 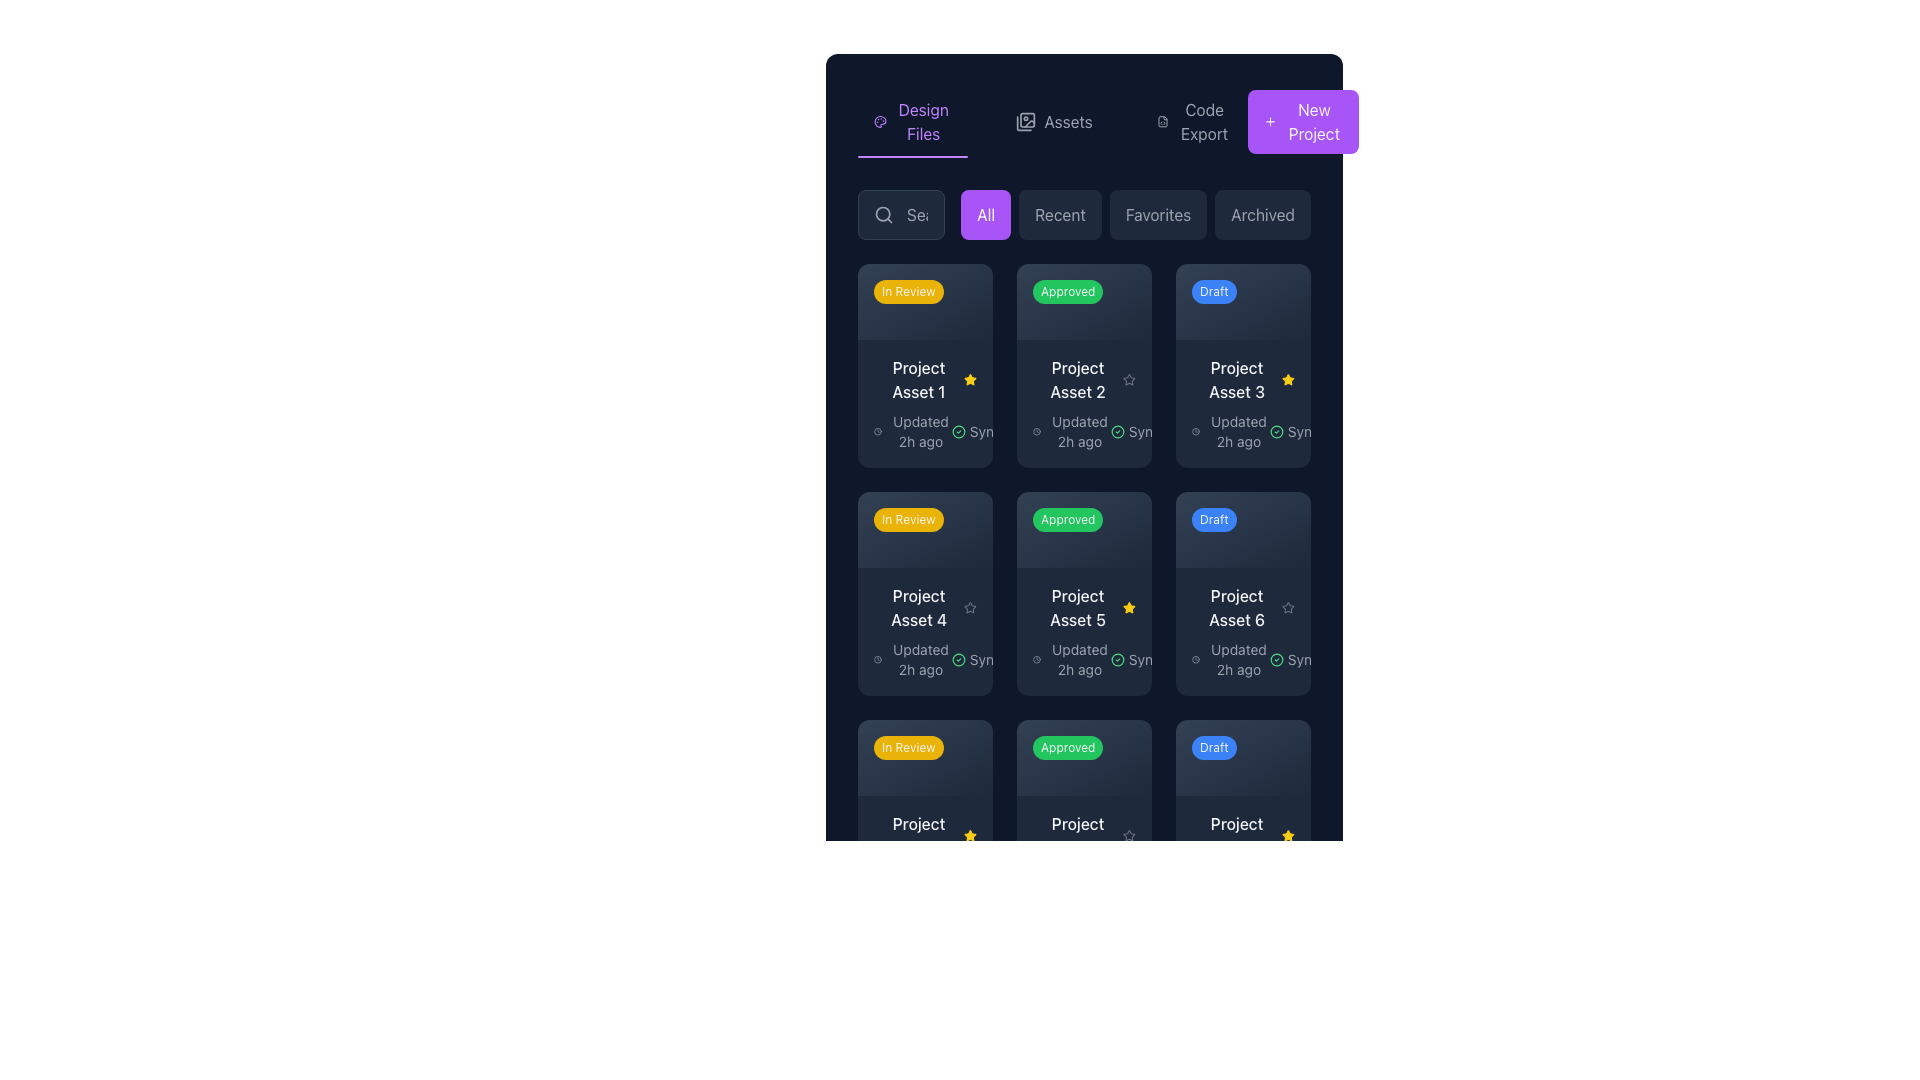 What do you see at coordinates (1077, 835) in the screenshot?
I see `the Text label that serves as a title for the associated project card, located under the 'Project Asset 6' card in the lower center of the grid` at bounding box center [1077, 835].